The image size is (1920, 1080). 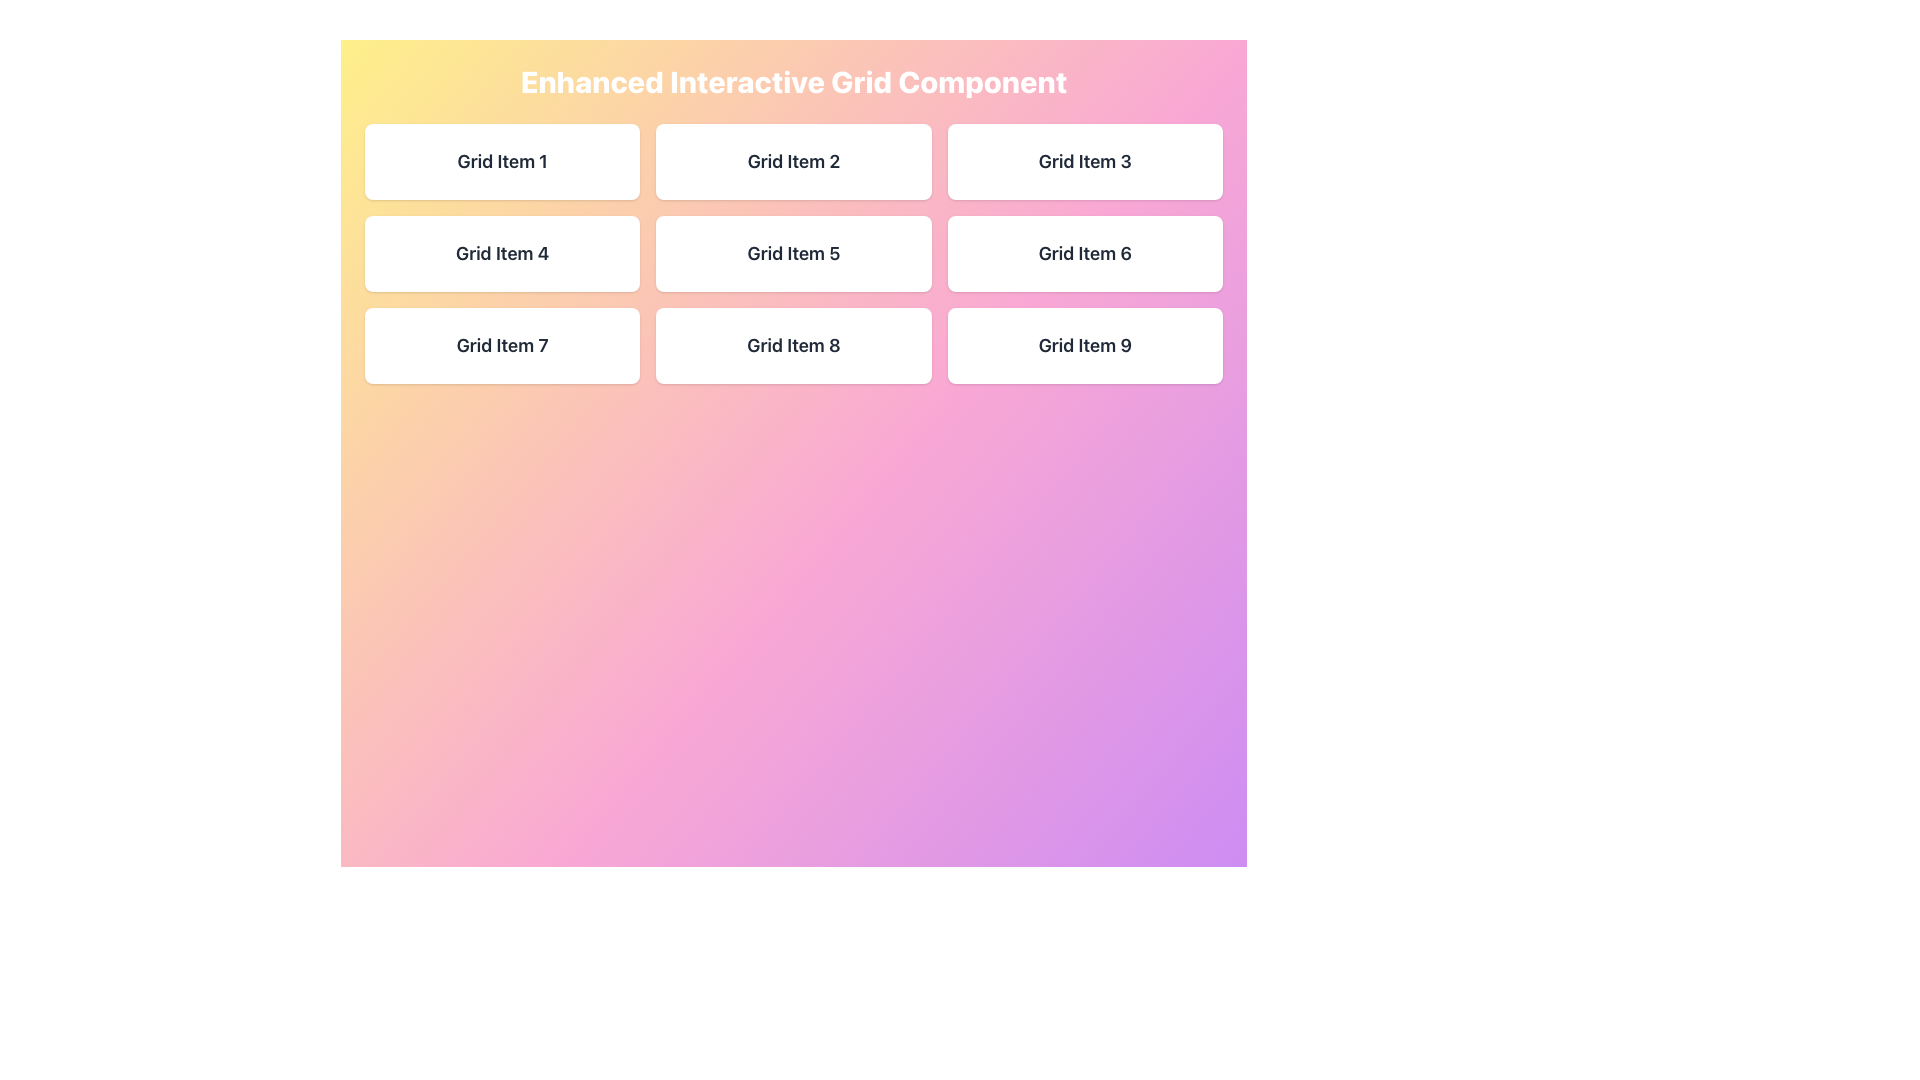 I want to click on the Button-like interactive grid card labeled 'Grid Item 5', which is a rectangular card with a white background and rounded corners, located in the second row and second column of the grid, so click(x=792, y=253).